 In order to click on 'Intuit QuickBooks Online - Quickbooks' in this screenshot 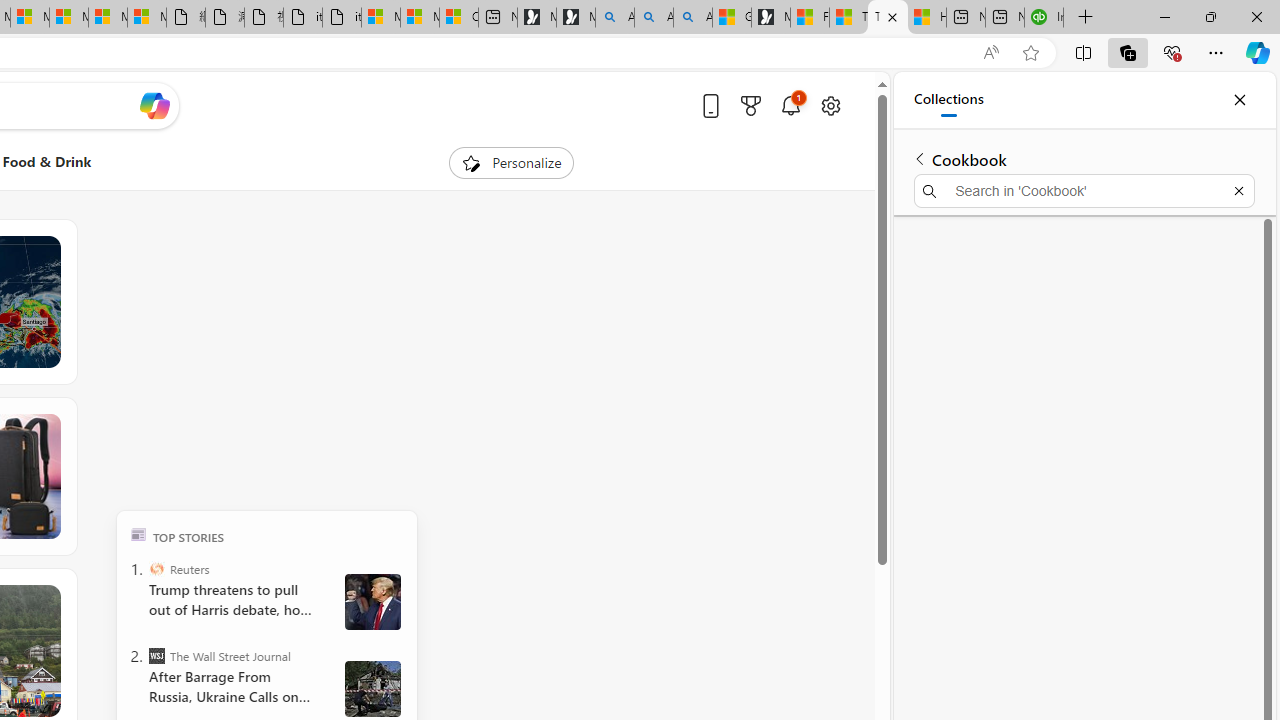, I will do `click(1043, 17)`.